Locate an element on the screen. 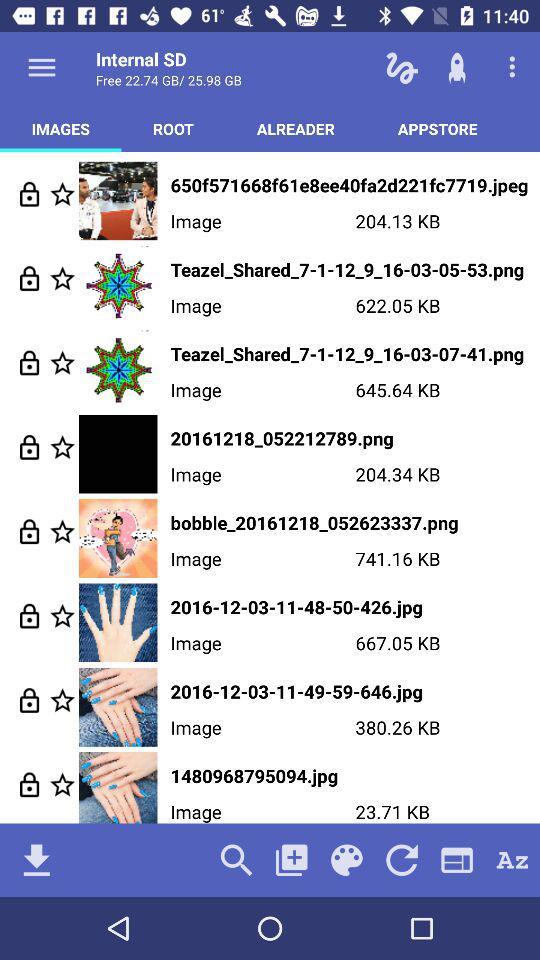 The width and height of the screenshot is (540, 960). nlock is located at coordinates (28, 277).